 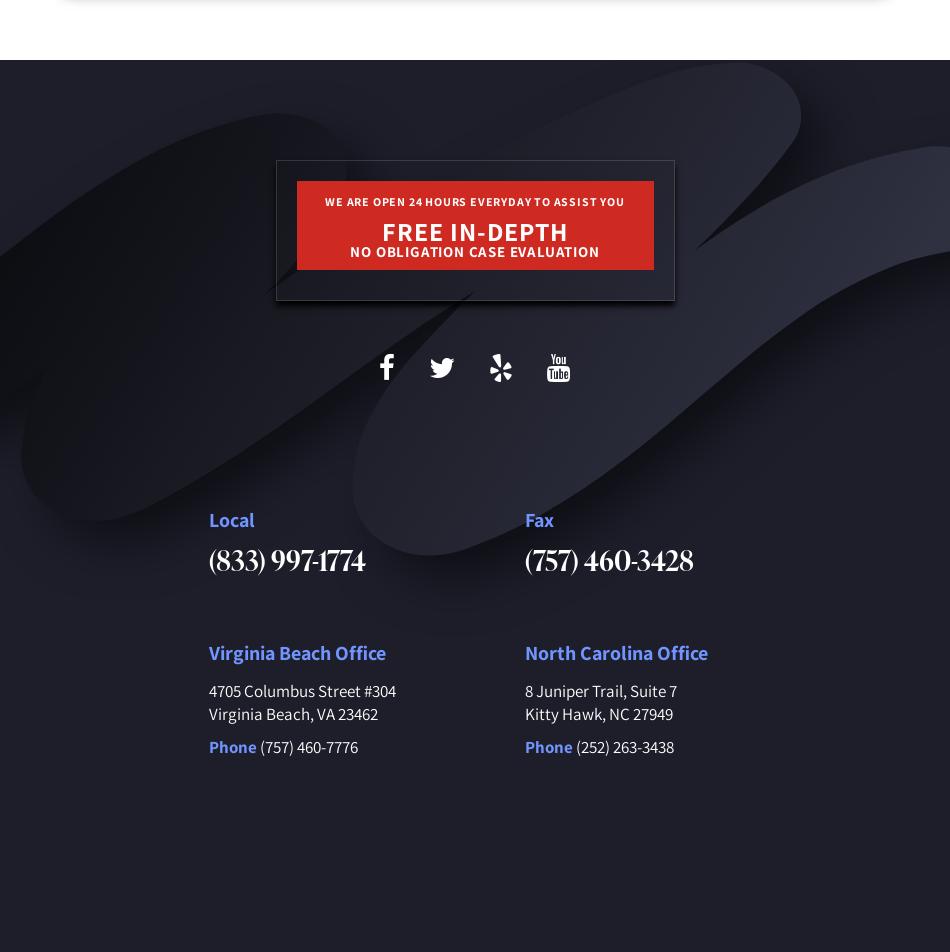 I want to click on 'No obligation case evaluation', so click(x=473, y=251).